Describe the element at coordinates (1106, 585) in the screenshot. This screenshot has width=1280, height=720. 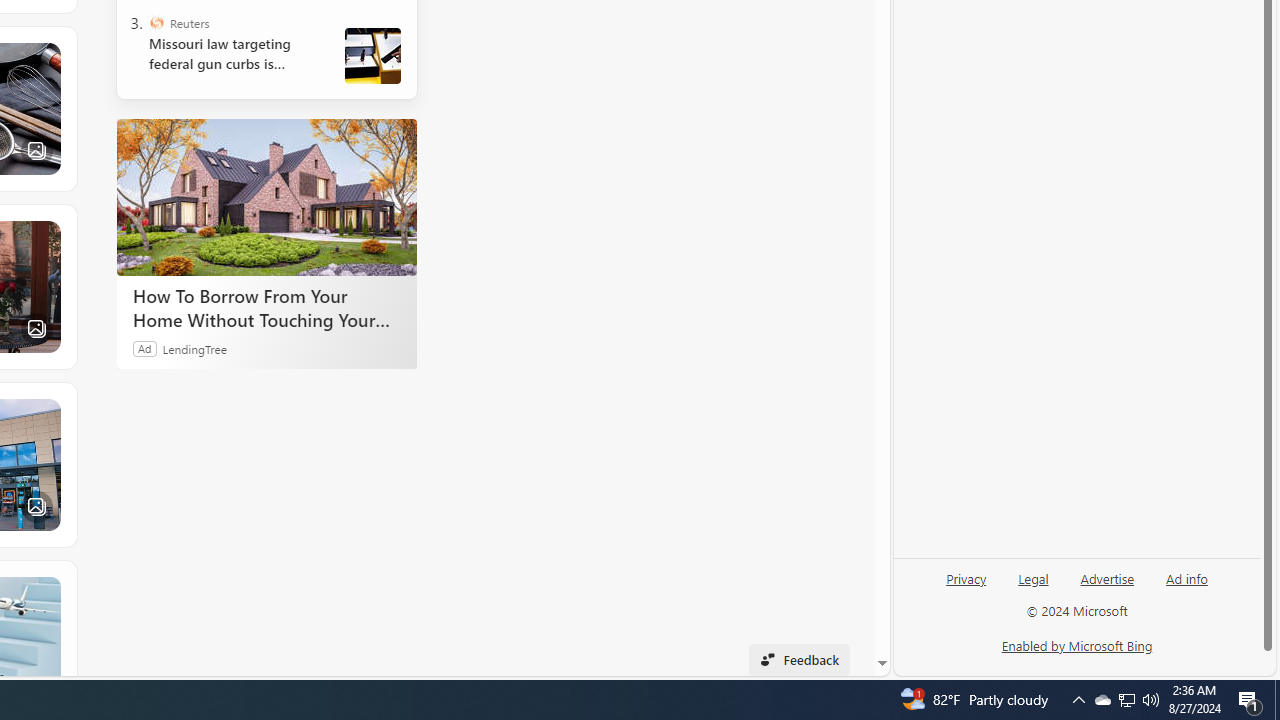
I see `'Advertise'` at that location.